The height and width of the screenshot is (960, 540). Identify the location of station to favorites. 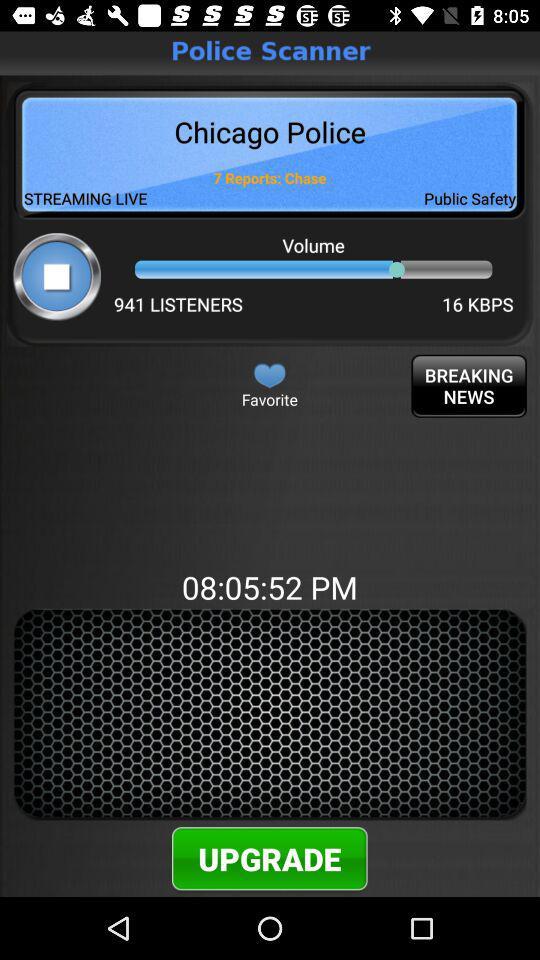
(269, 374).